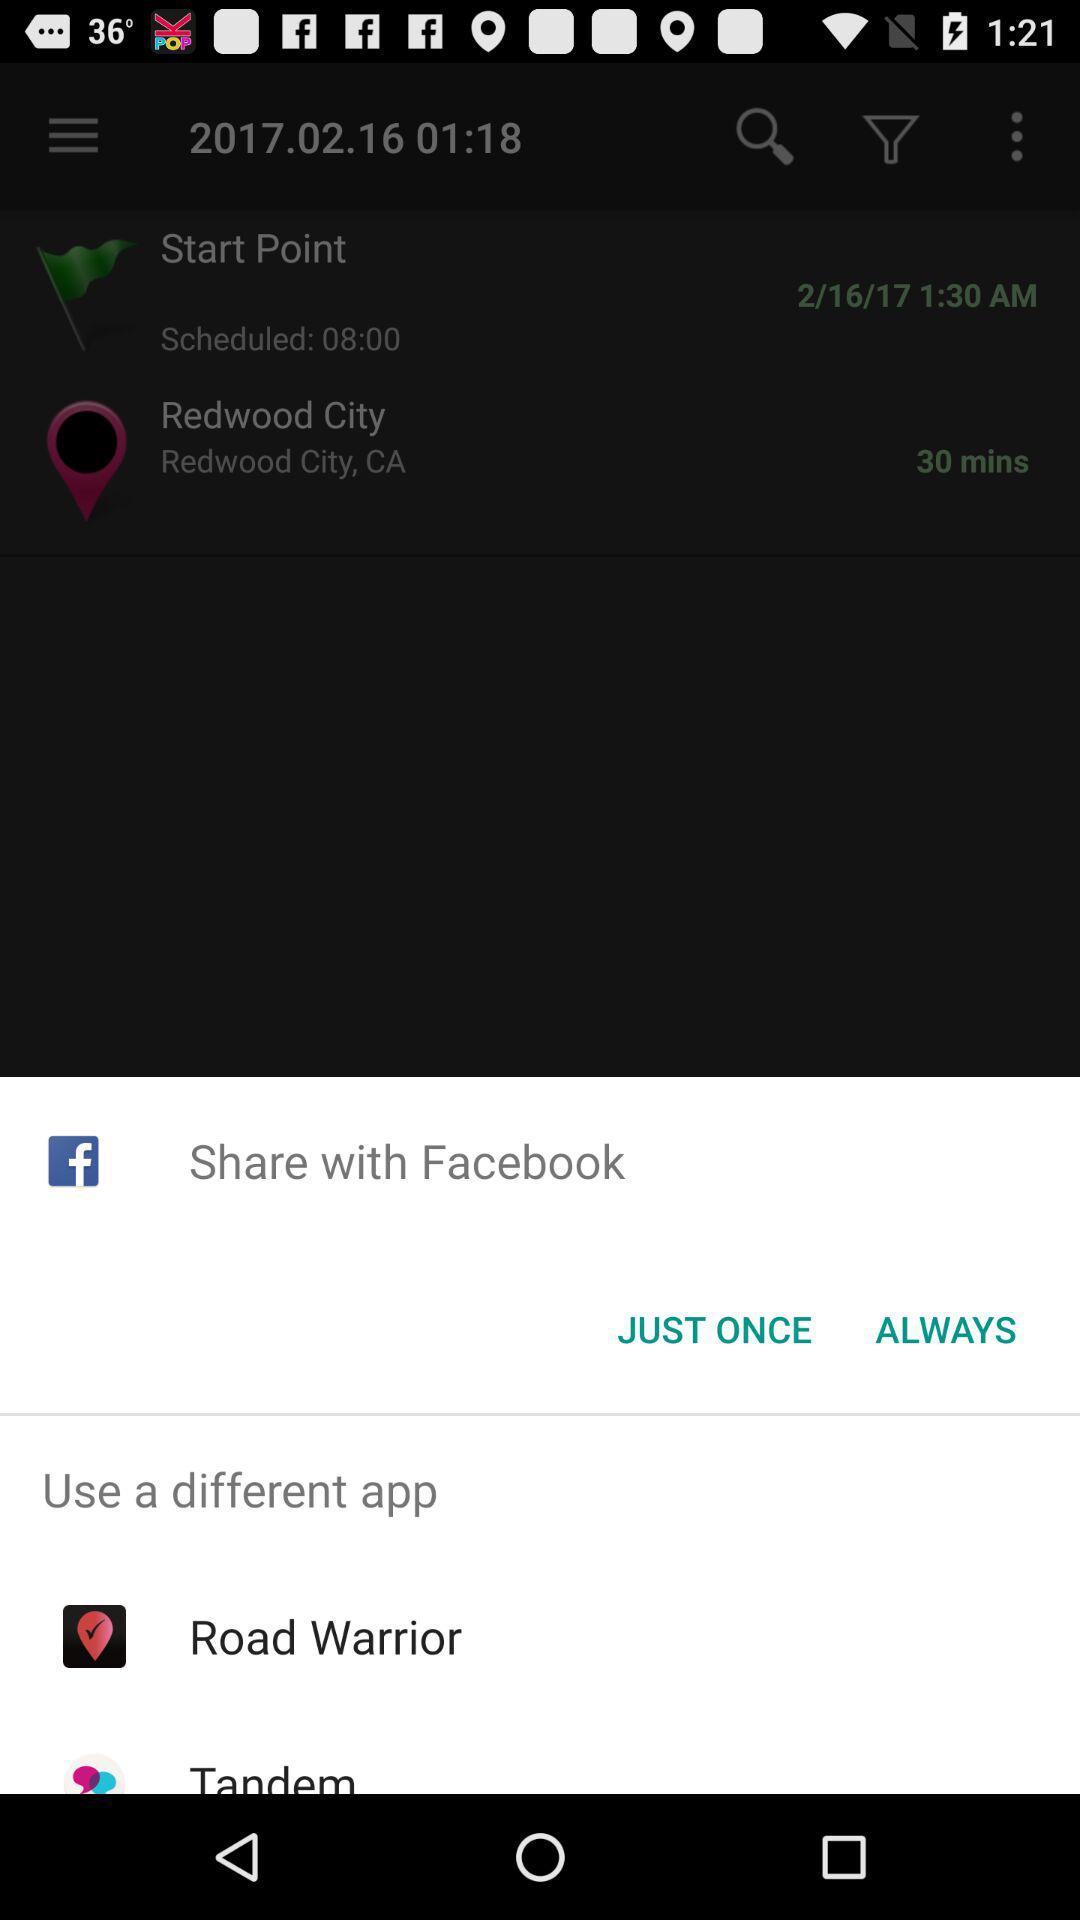 This screenshot has width=1080, height=1920. Describe the element at coordinates (945, 1329) in the screenshot. I see `always` at that location.